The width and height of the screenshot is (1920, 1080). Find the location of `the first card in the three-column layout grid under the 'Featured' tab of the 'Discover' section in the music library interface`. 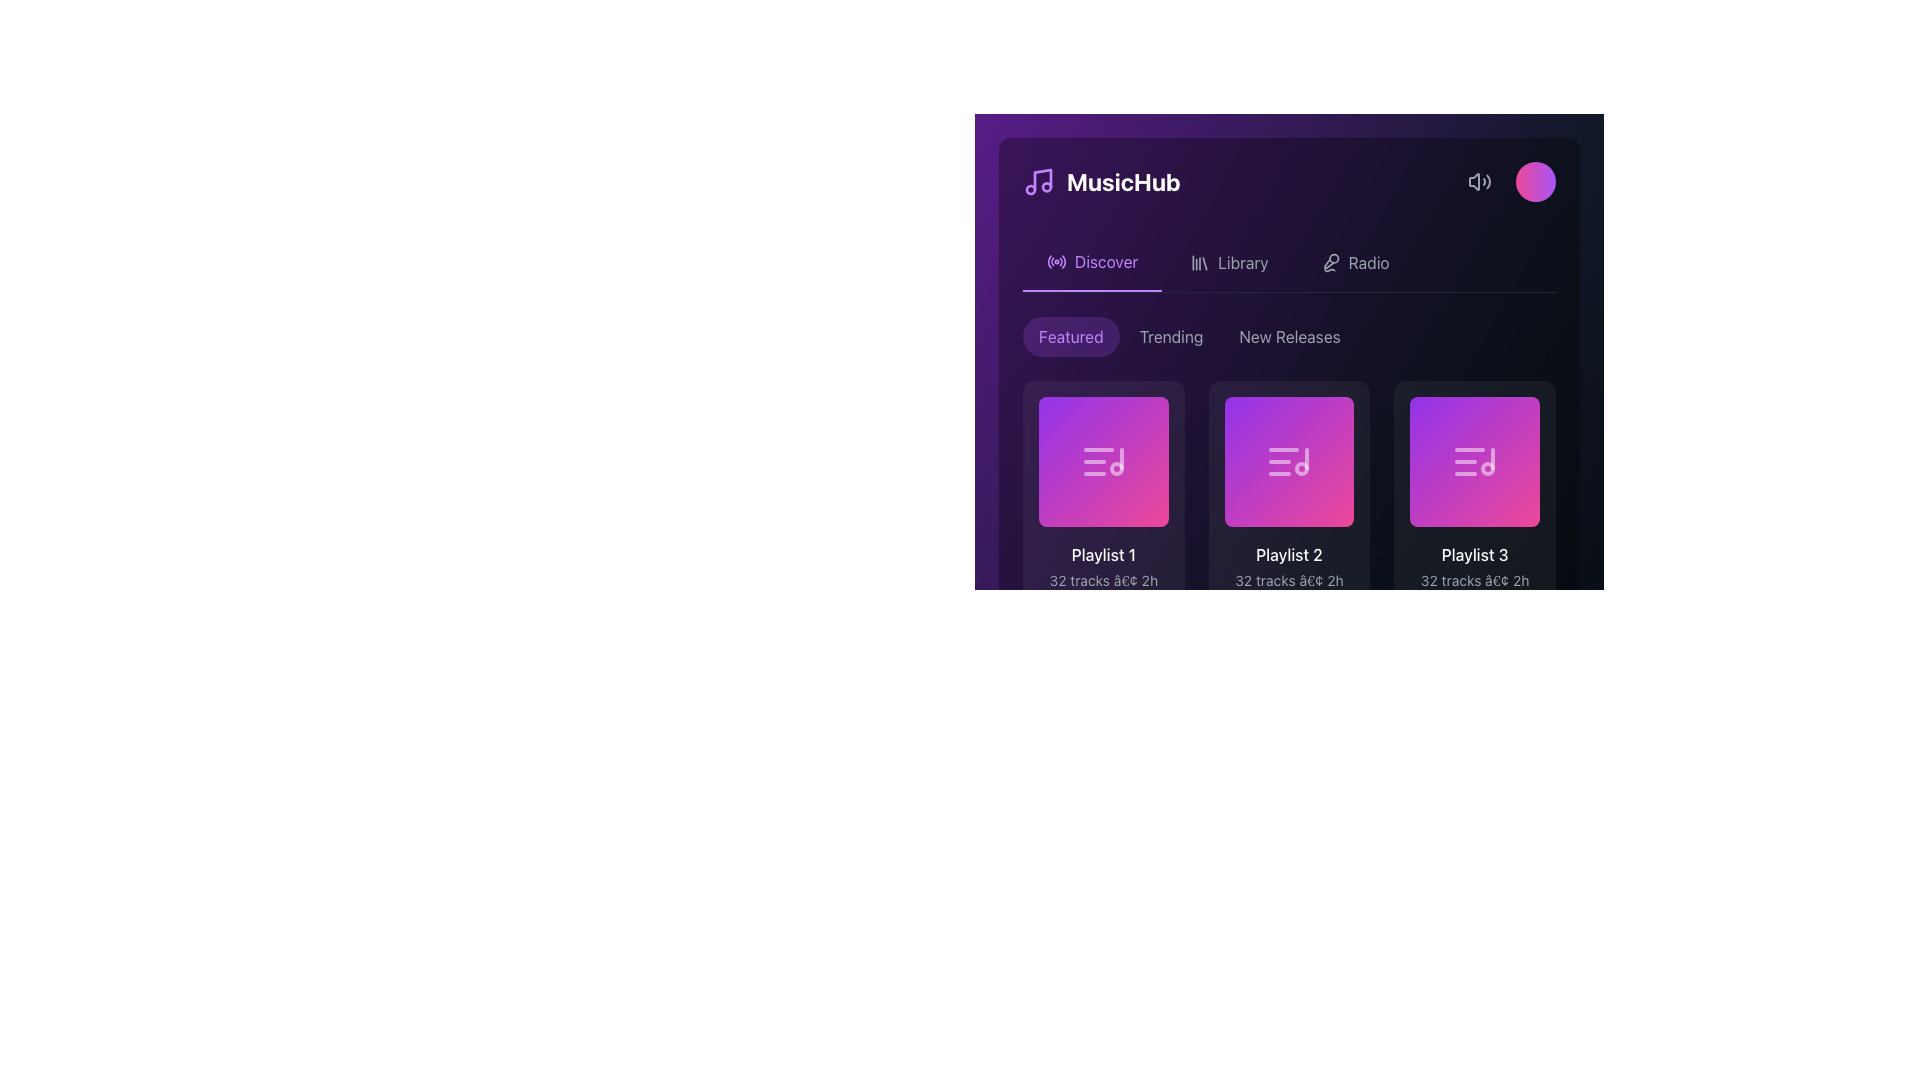

the first card in the three-column layout grid under the 'Featured' tab of the 'Discover' section in the music library interface is located at coordinates (1102, 520).